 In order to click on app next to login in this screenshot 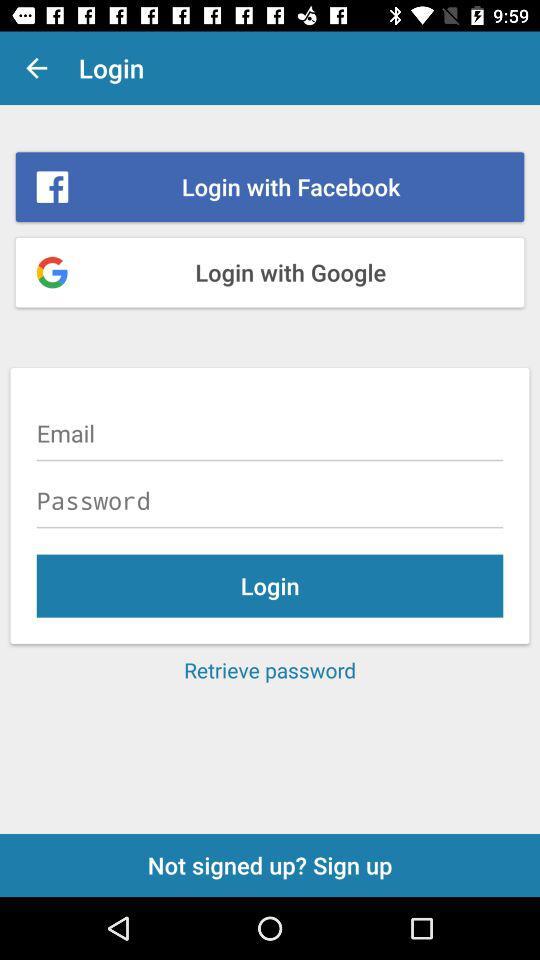, I will do `click(36, 68)`.